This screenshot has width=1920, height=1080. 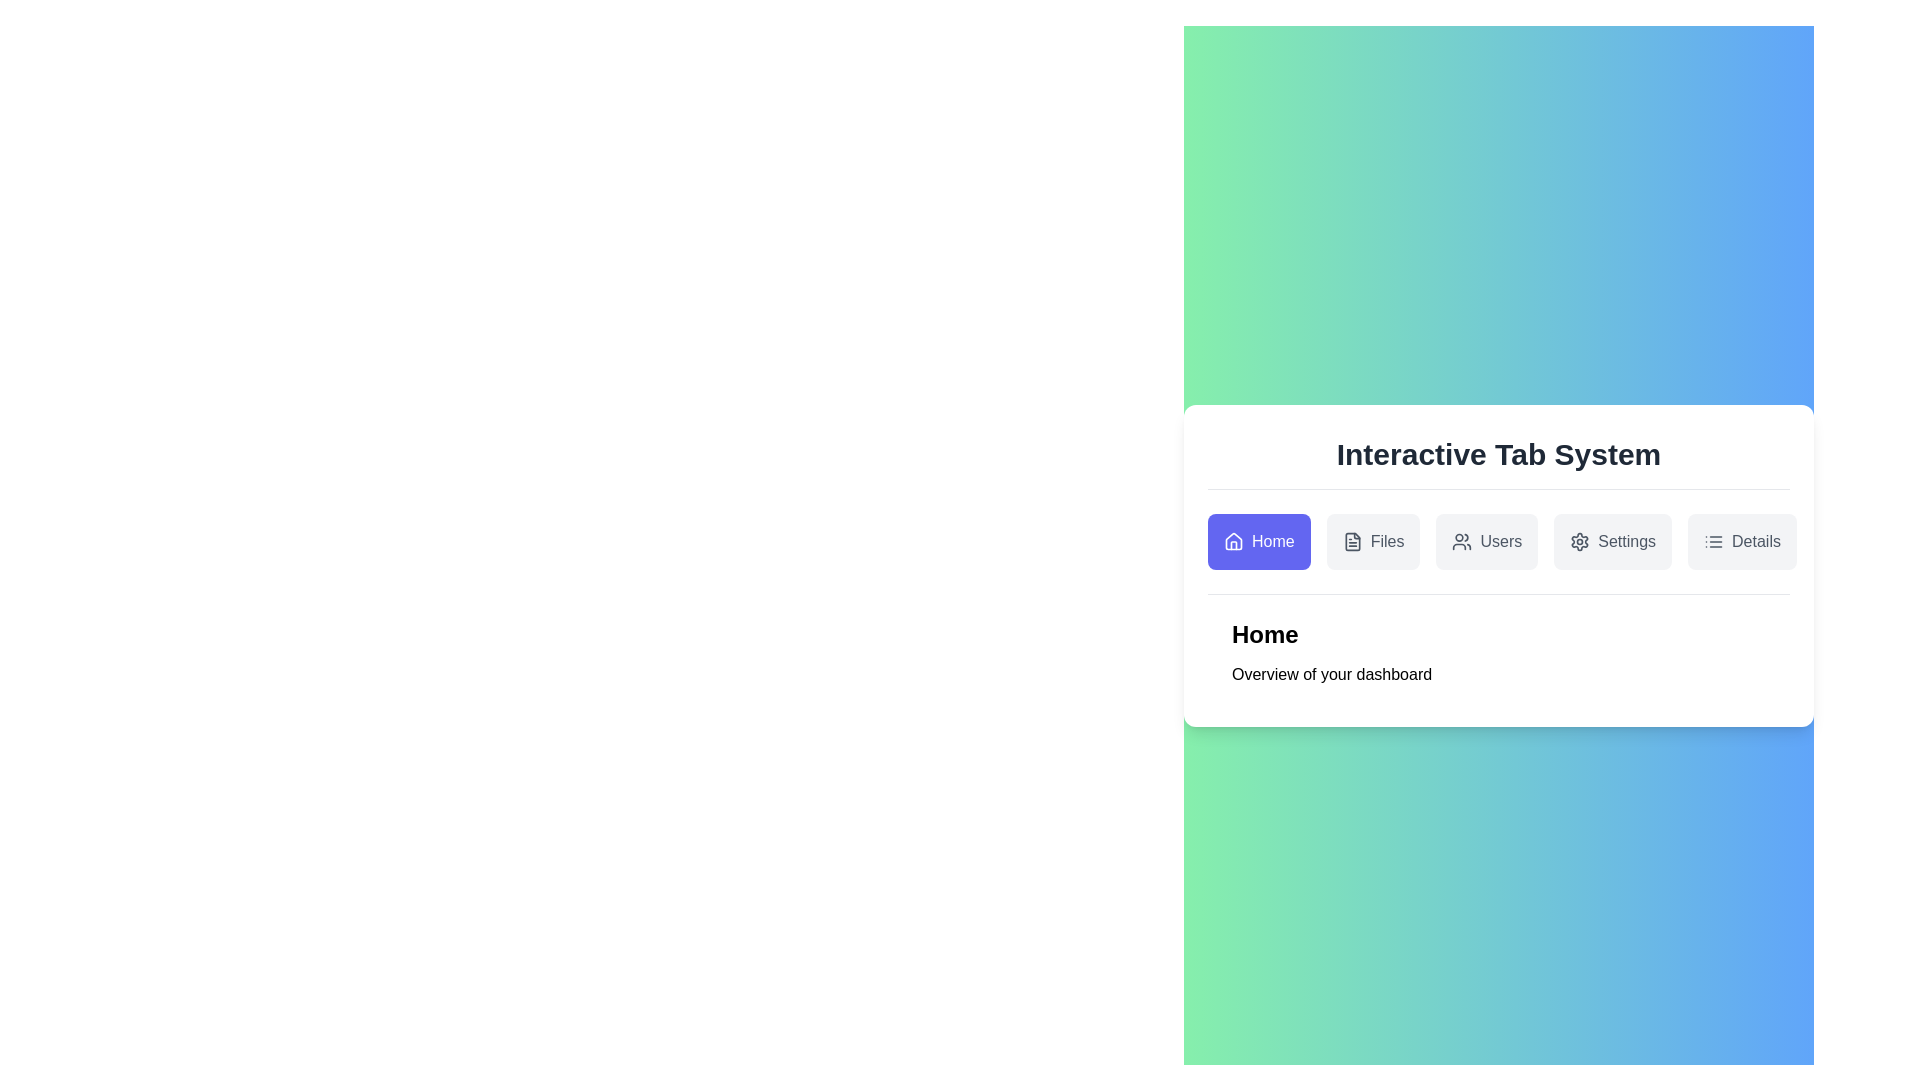 What do you see at coordinates (1264, 635) in the screenshot?
I see `the header Text label located at the top-left area of the details pane within the dashboard, which indicates the current section or context` at bounding box center [1264, 635].